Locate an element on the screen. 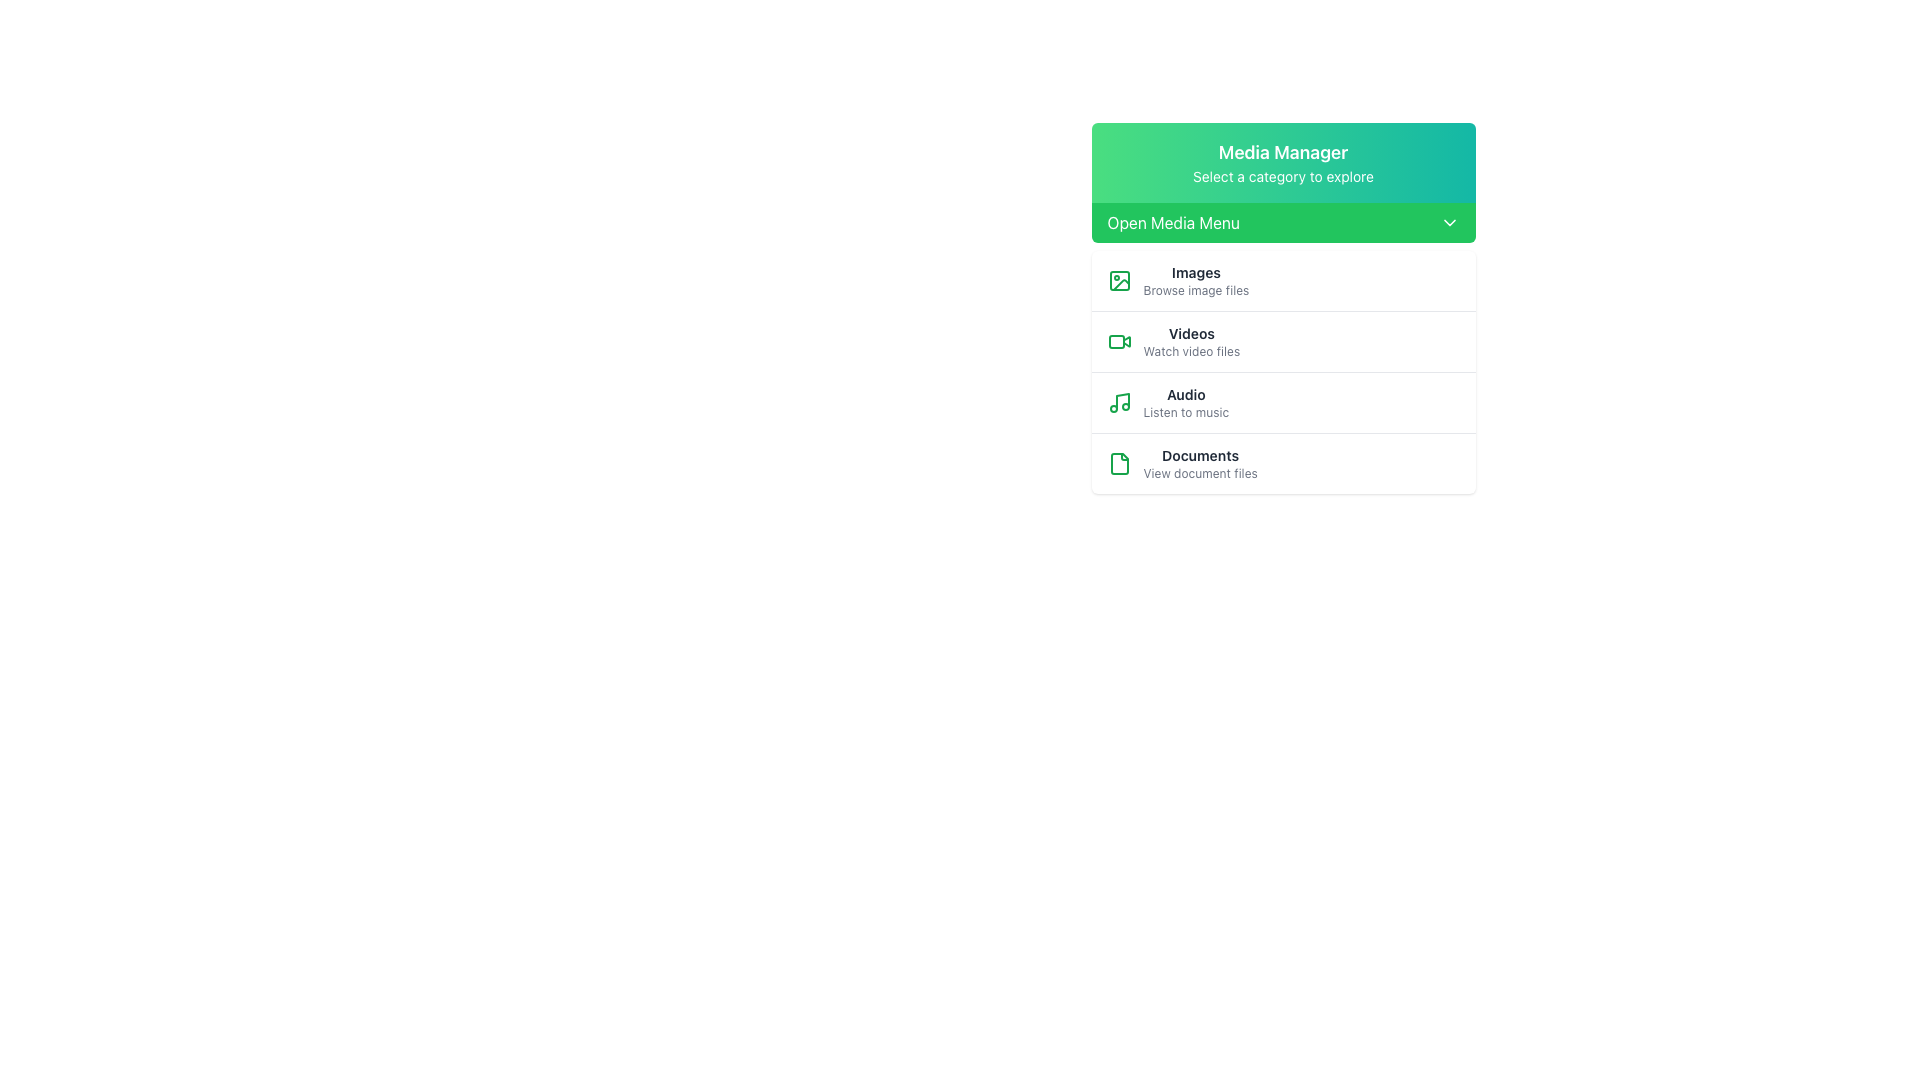 The image size is (1920, 1080). the small, stylized green file document icon, which is the leftmost element in the Media Manager menu, adjacent to the text 'Documents View document files' is located at coordinates (1118, 463).